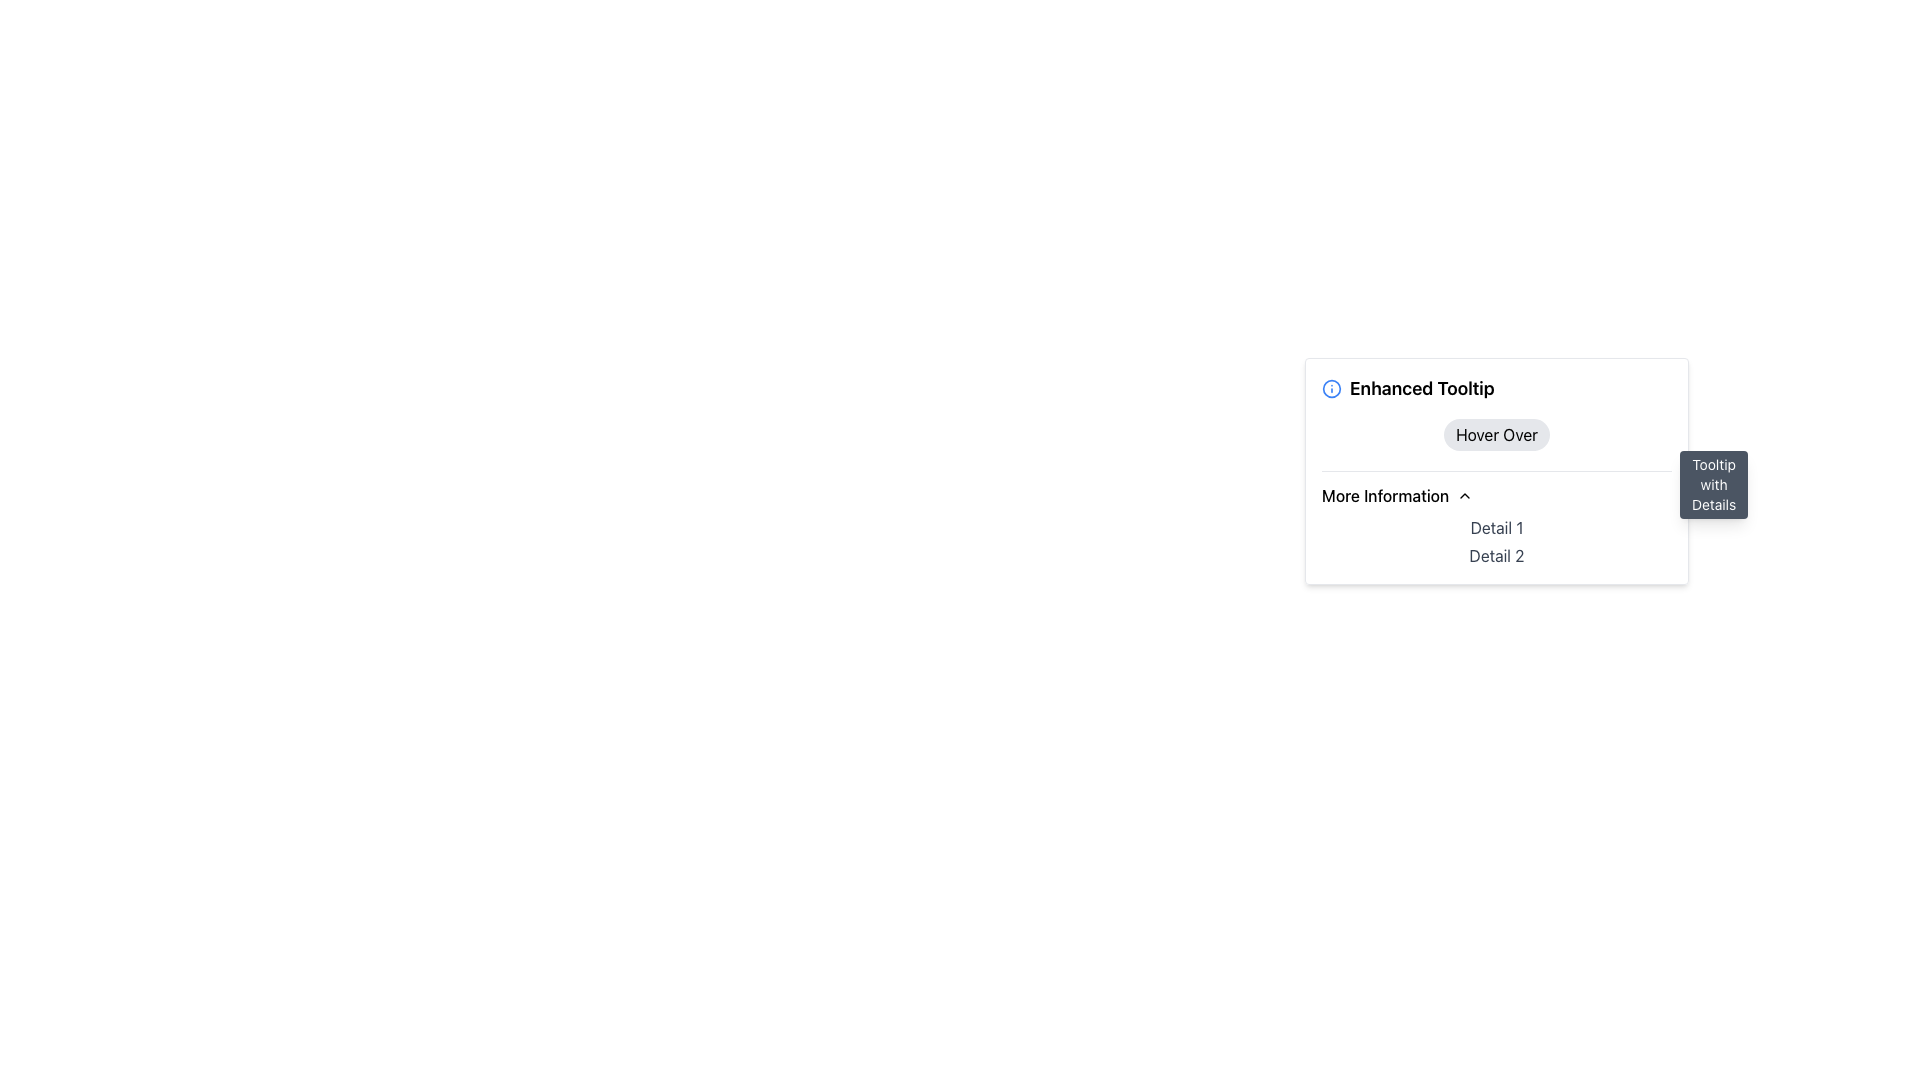 Image resolution: width=1920 pixels, height=1080 pixels. I want to click on the chevron icon in the 'More Information' section under the 'Enhanced Tooltip' header, so click(1497, 518).